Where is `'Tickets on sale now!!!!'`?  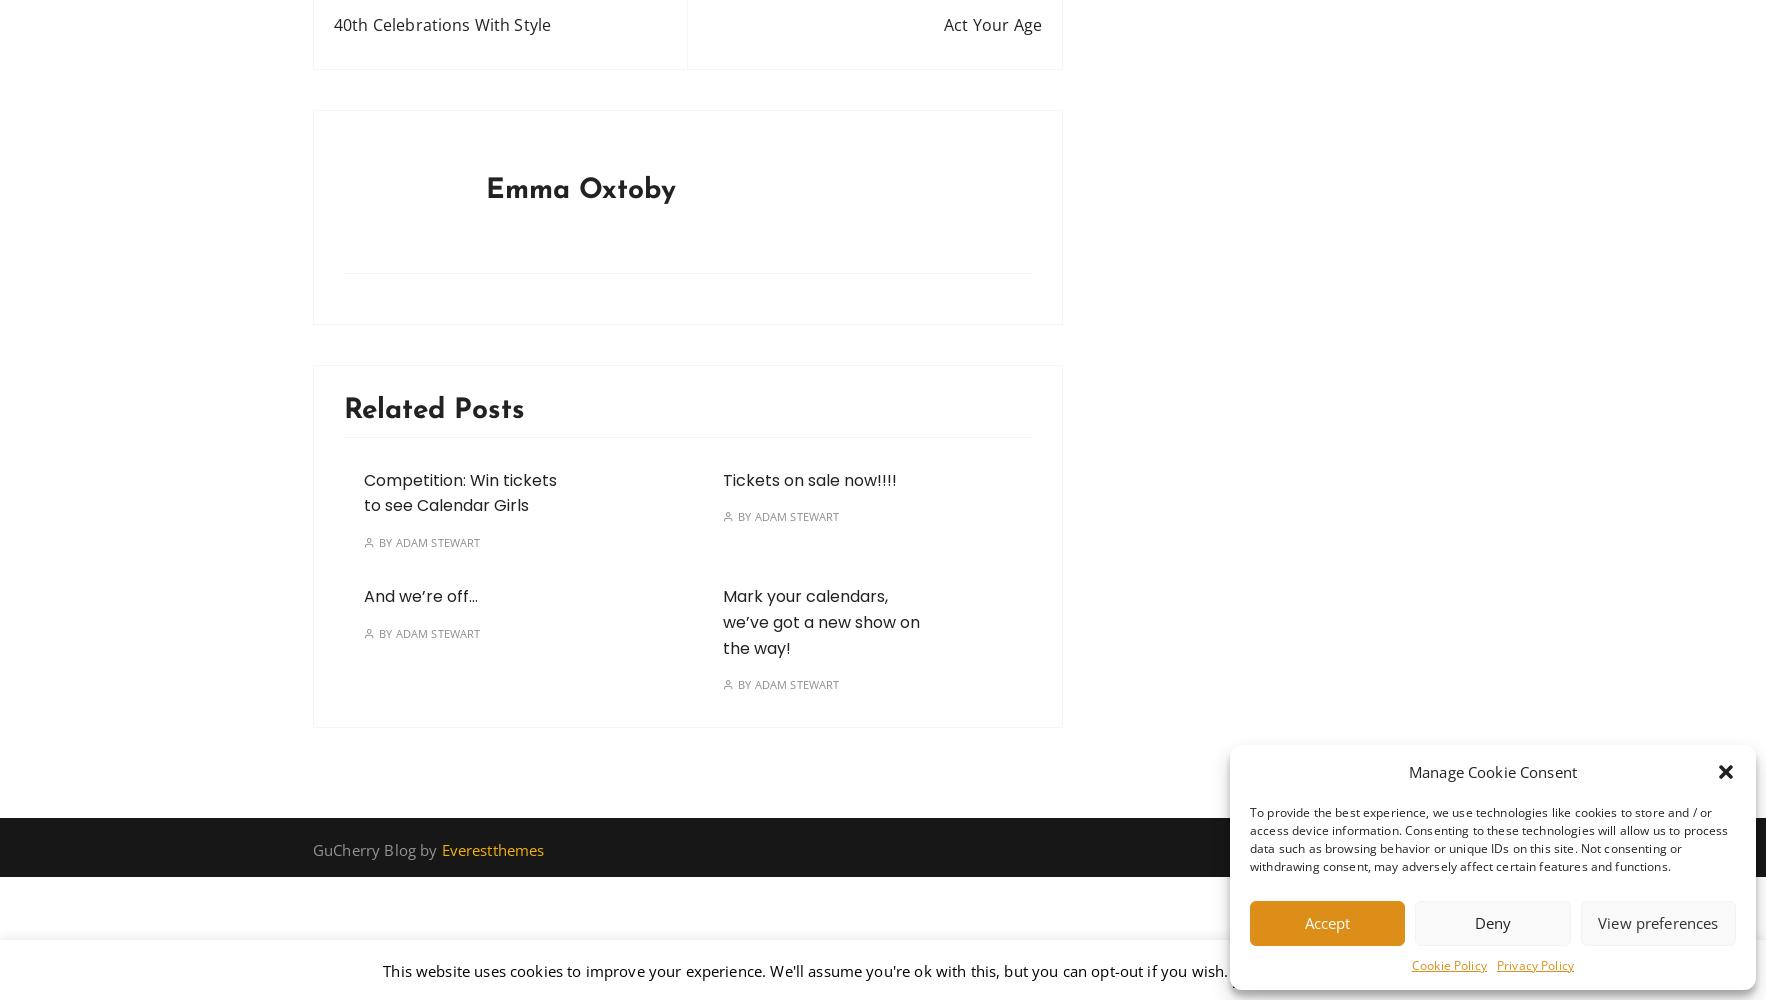 'Tickets on sale now!!!!' is located at coordinates (810, 478).